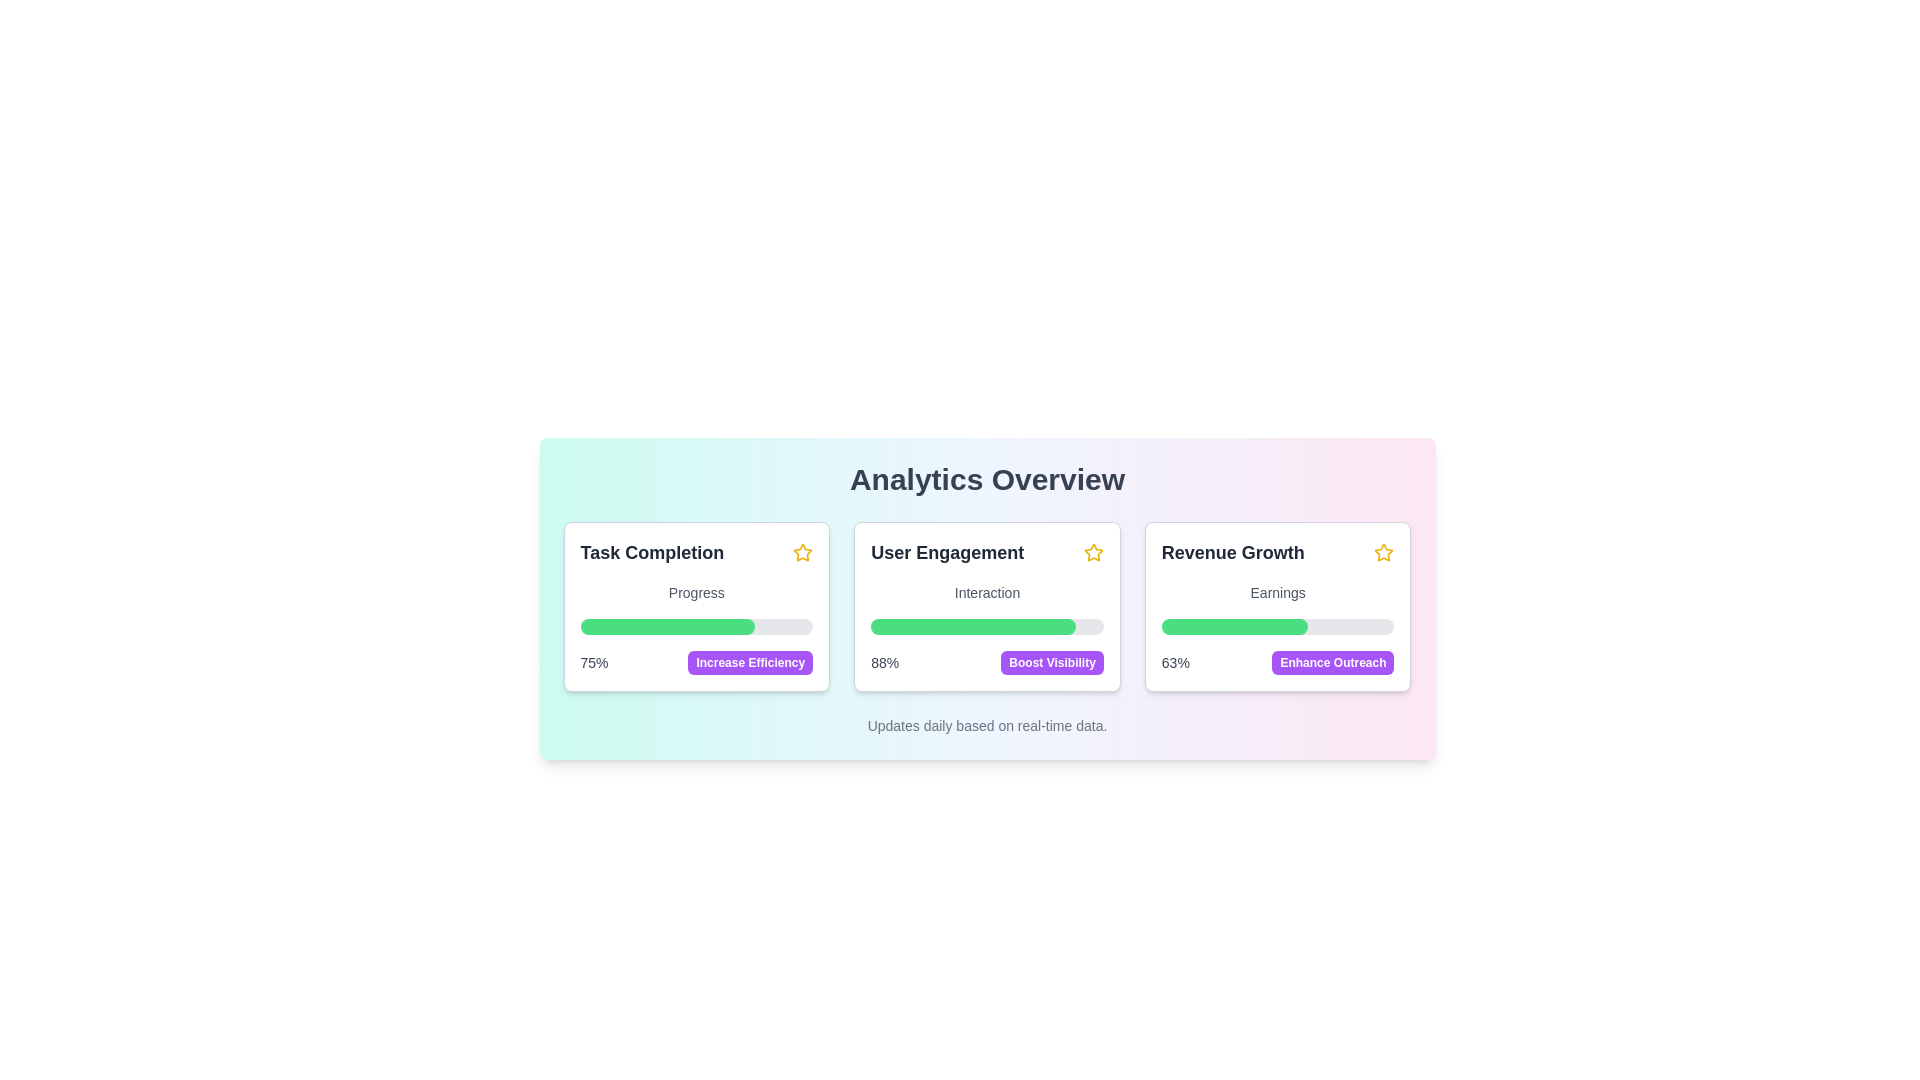  Describe the element at coordinates (1051, 663) in the screenshot. I see `the purple rectangular button labeled 'Boost Visibility' with bold white uppercase letters` at that location.